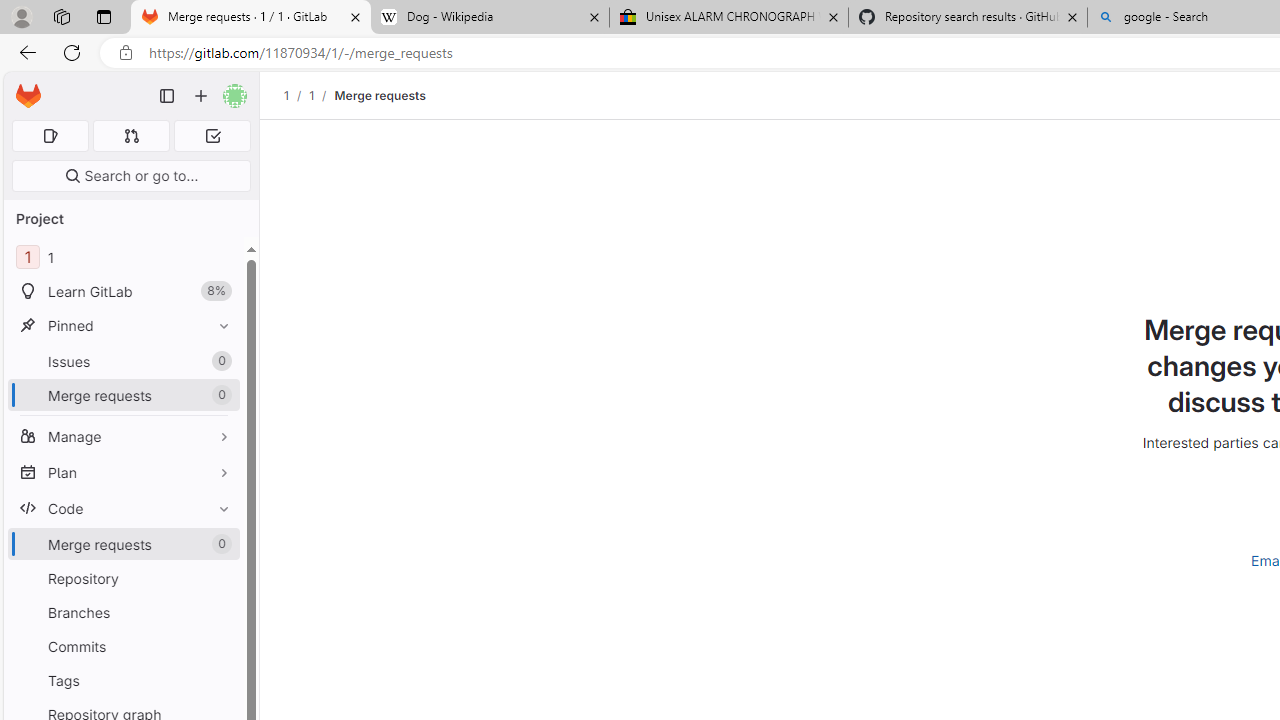  I want to click on '1', so click(310, 95).